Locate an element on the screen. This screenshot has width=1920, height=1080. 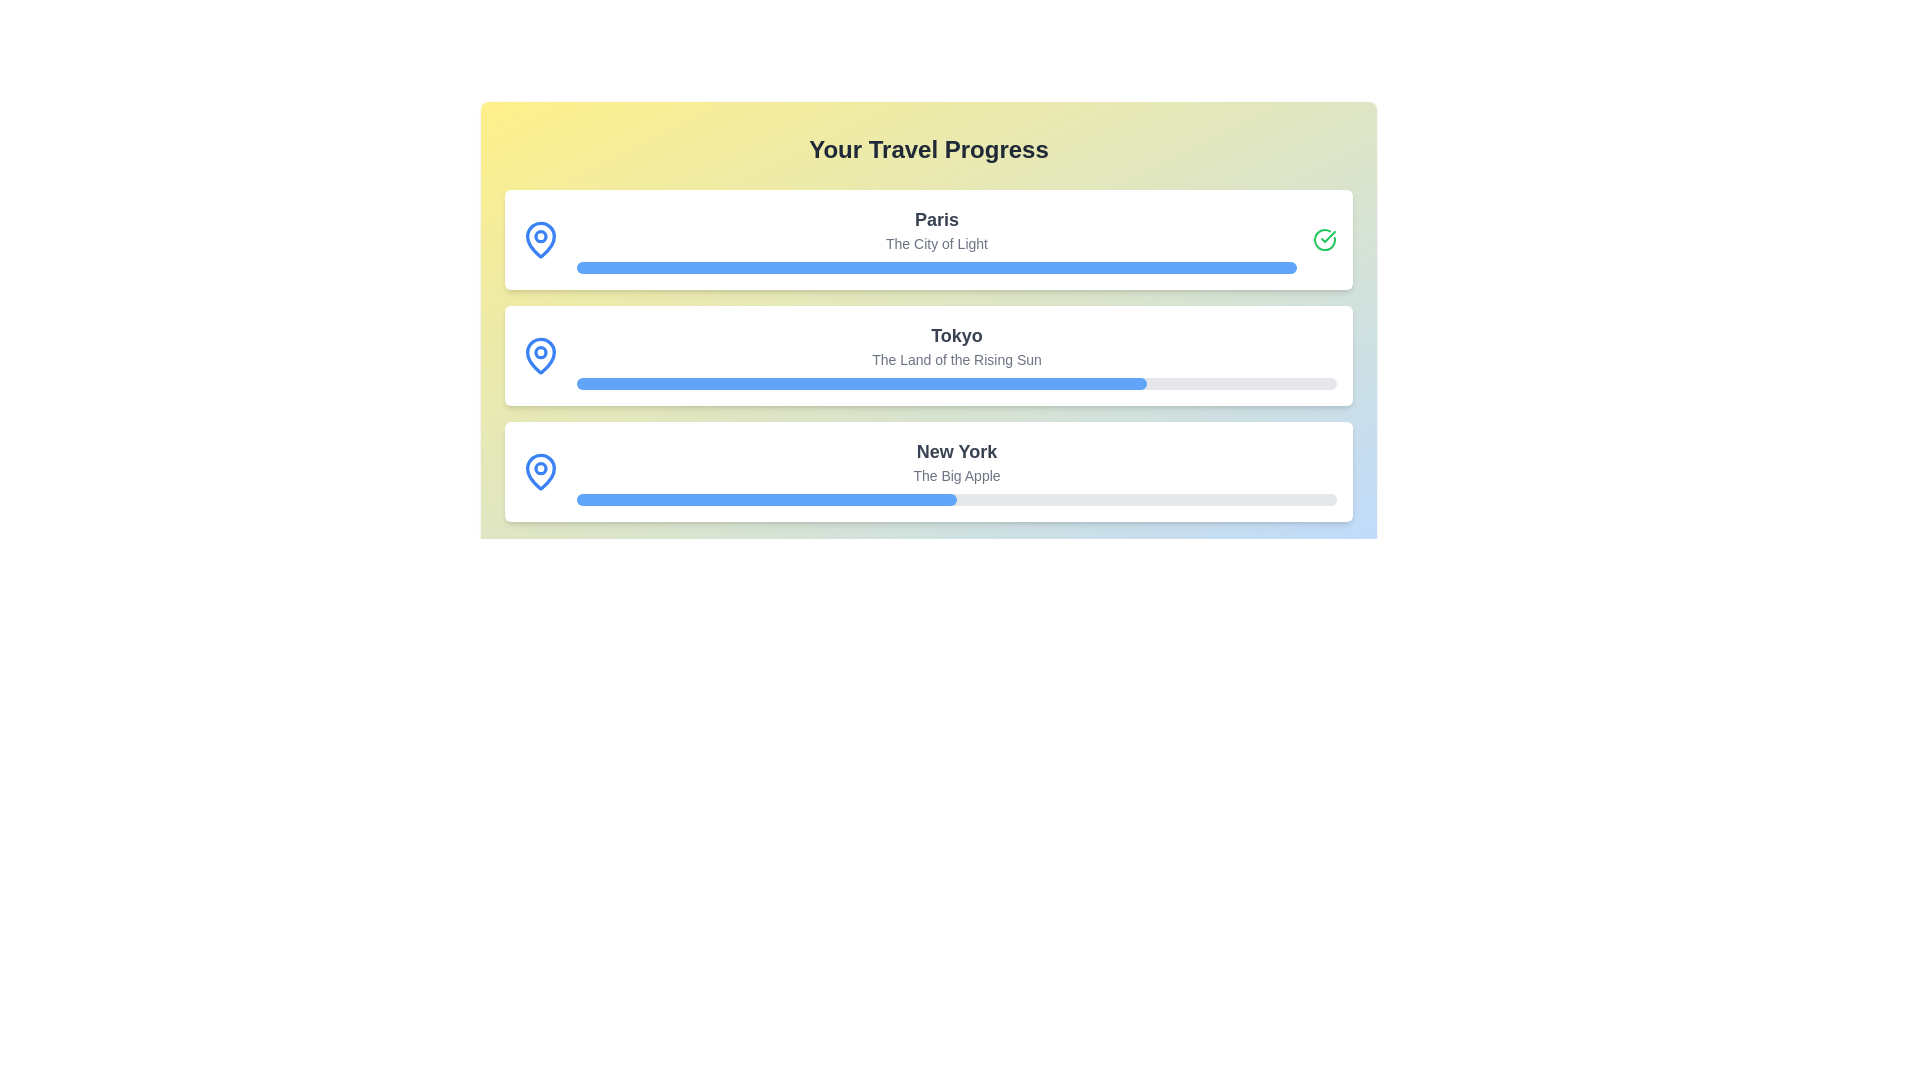
the vertically stacked list of informational cards that represent cities (Paris, Tokyo, New York) is located at coordinates (928, 354).